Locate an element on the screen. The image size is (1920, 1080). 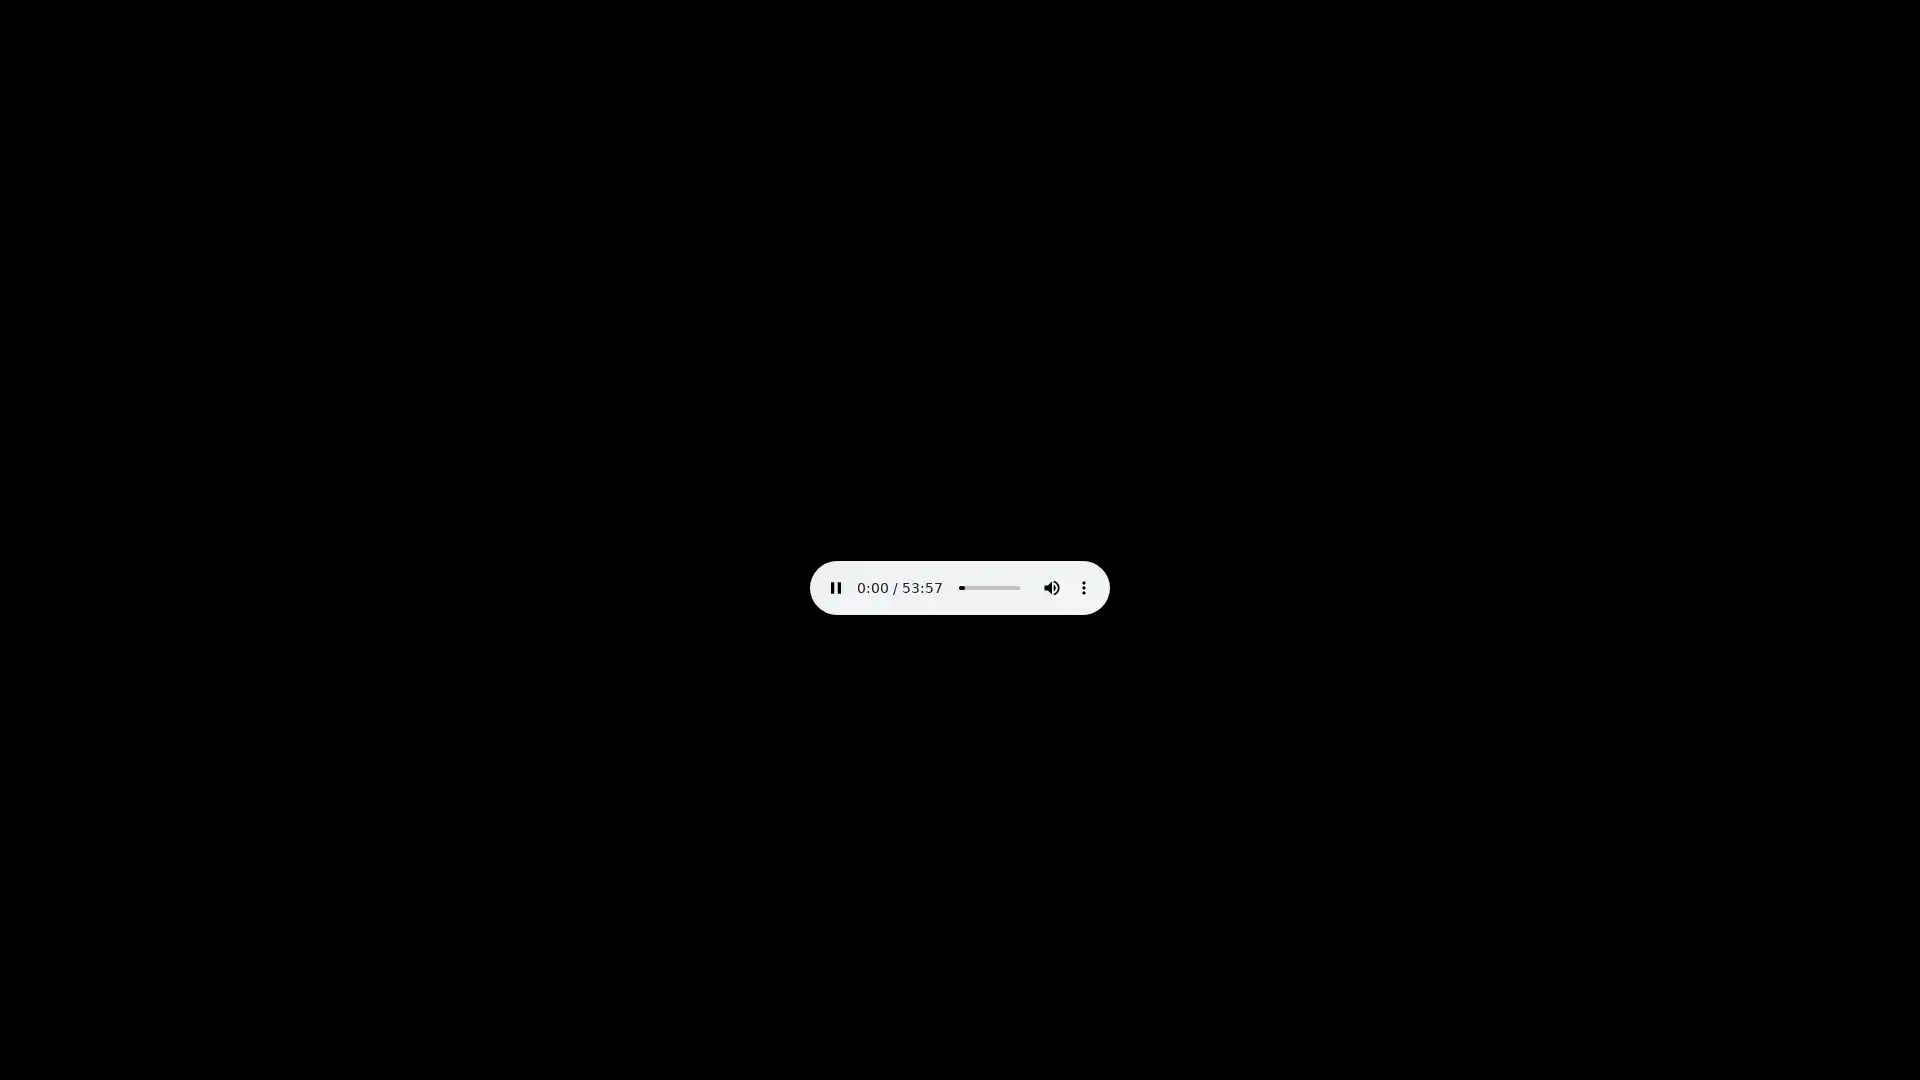
pause is located at coordinates (835, 586).